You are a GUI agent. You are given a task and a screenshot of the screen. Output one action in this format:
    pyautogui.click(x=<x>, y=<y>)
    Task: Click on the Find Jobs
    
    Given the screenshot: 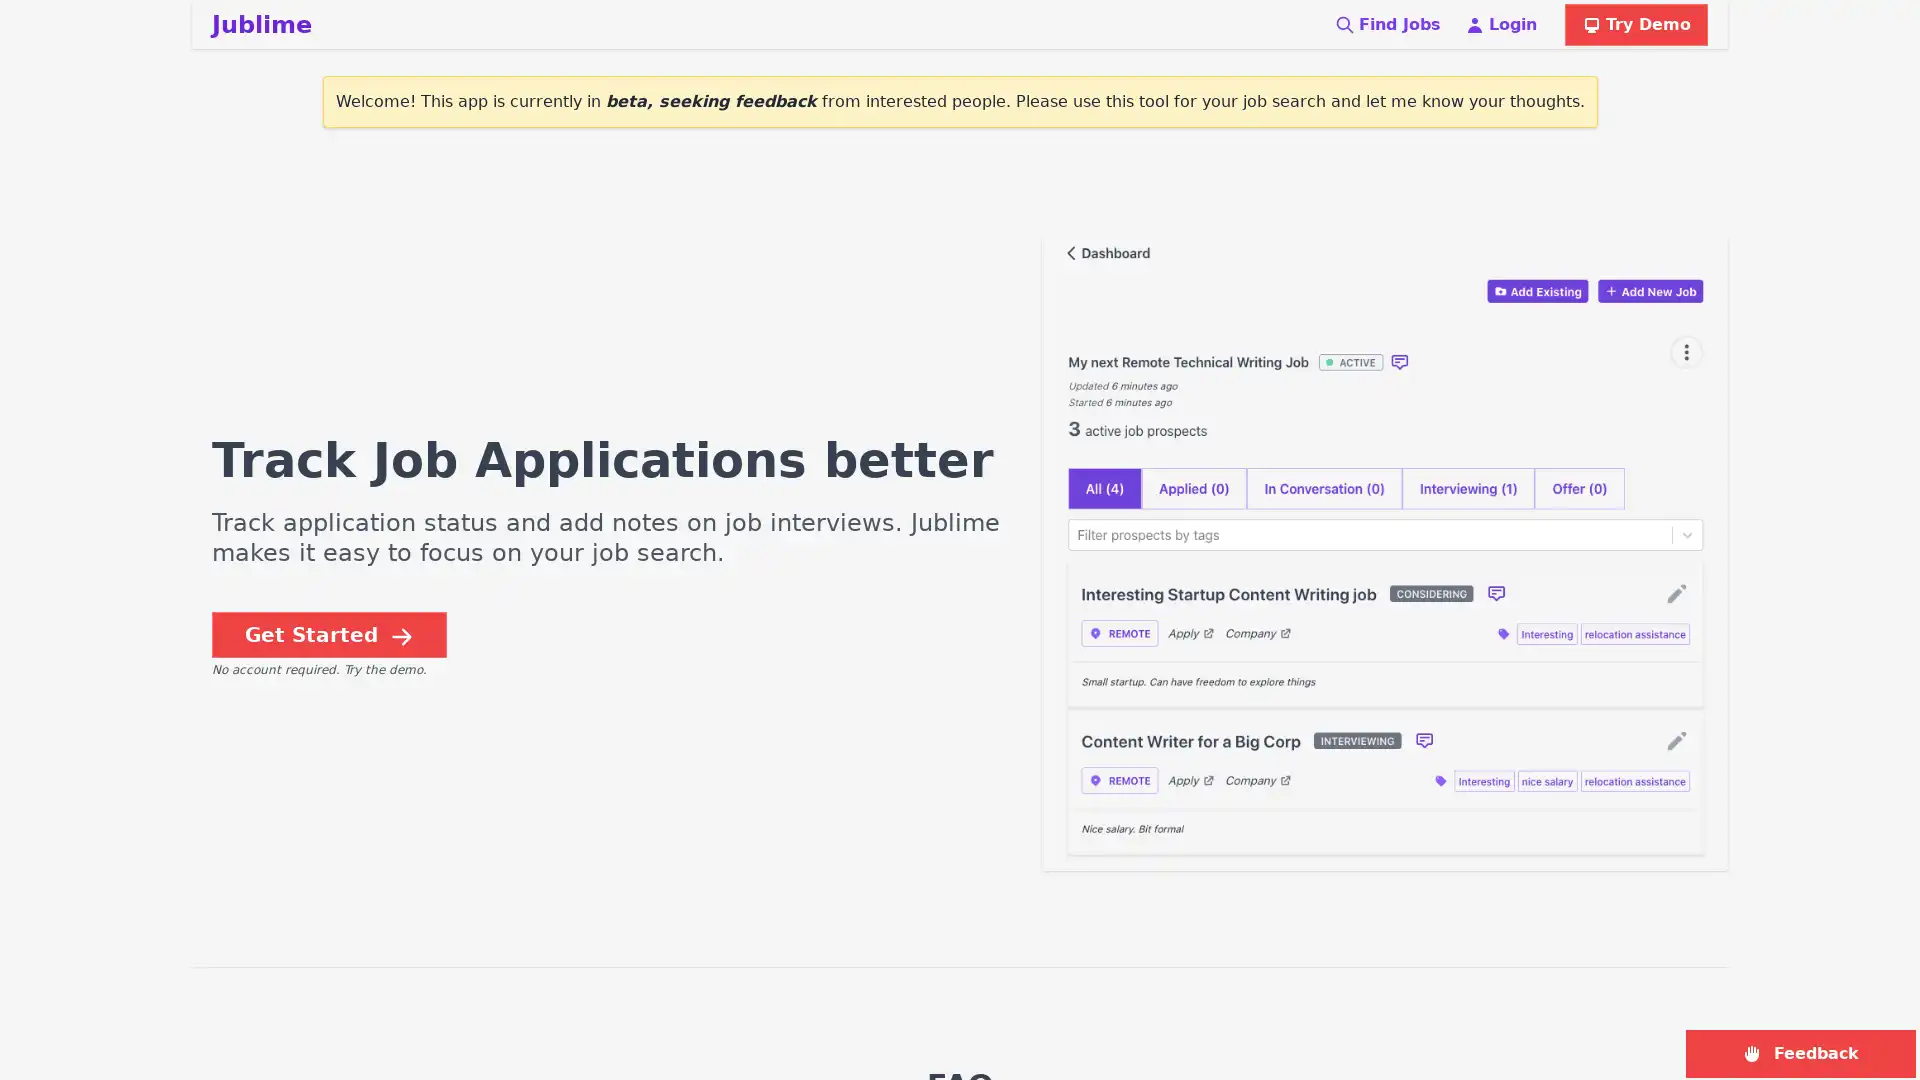 What is the action you would take?
    pyautogui.click(x=1386, y=24)
    